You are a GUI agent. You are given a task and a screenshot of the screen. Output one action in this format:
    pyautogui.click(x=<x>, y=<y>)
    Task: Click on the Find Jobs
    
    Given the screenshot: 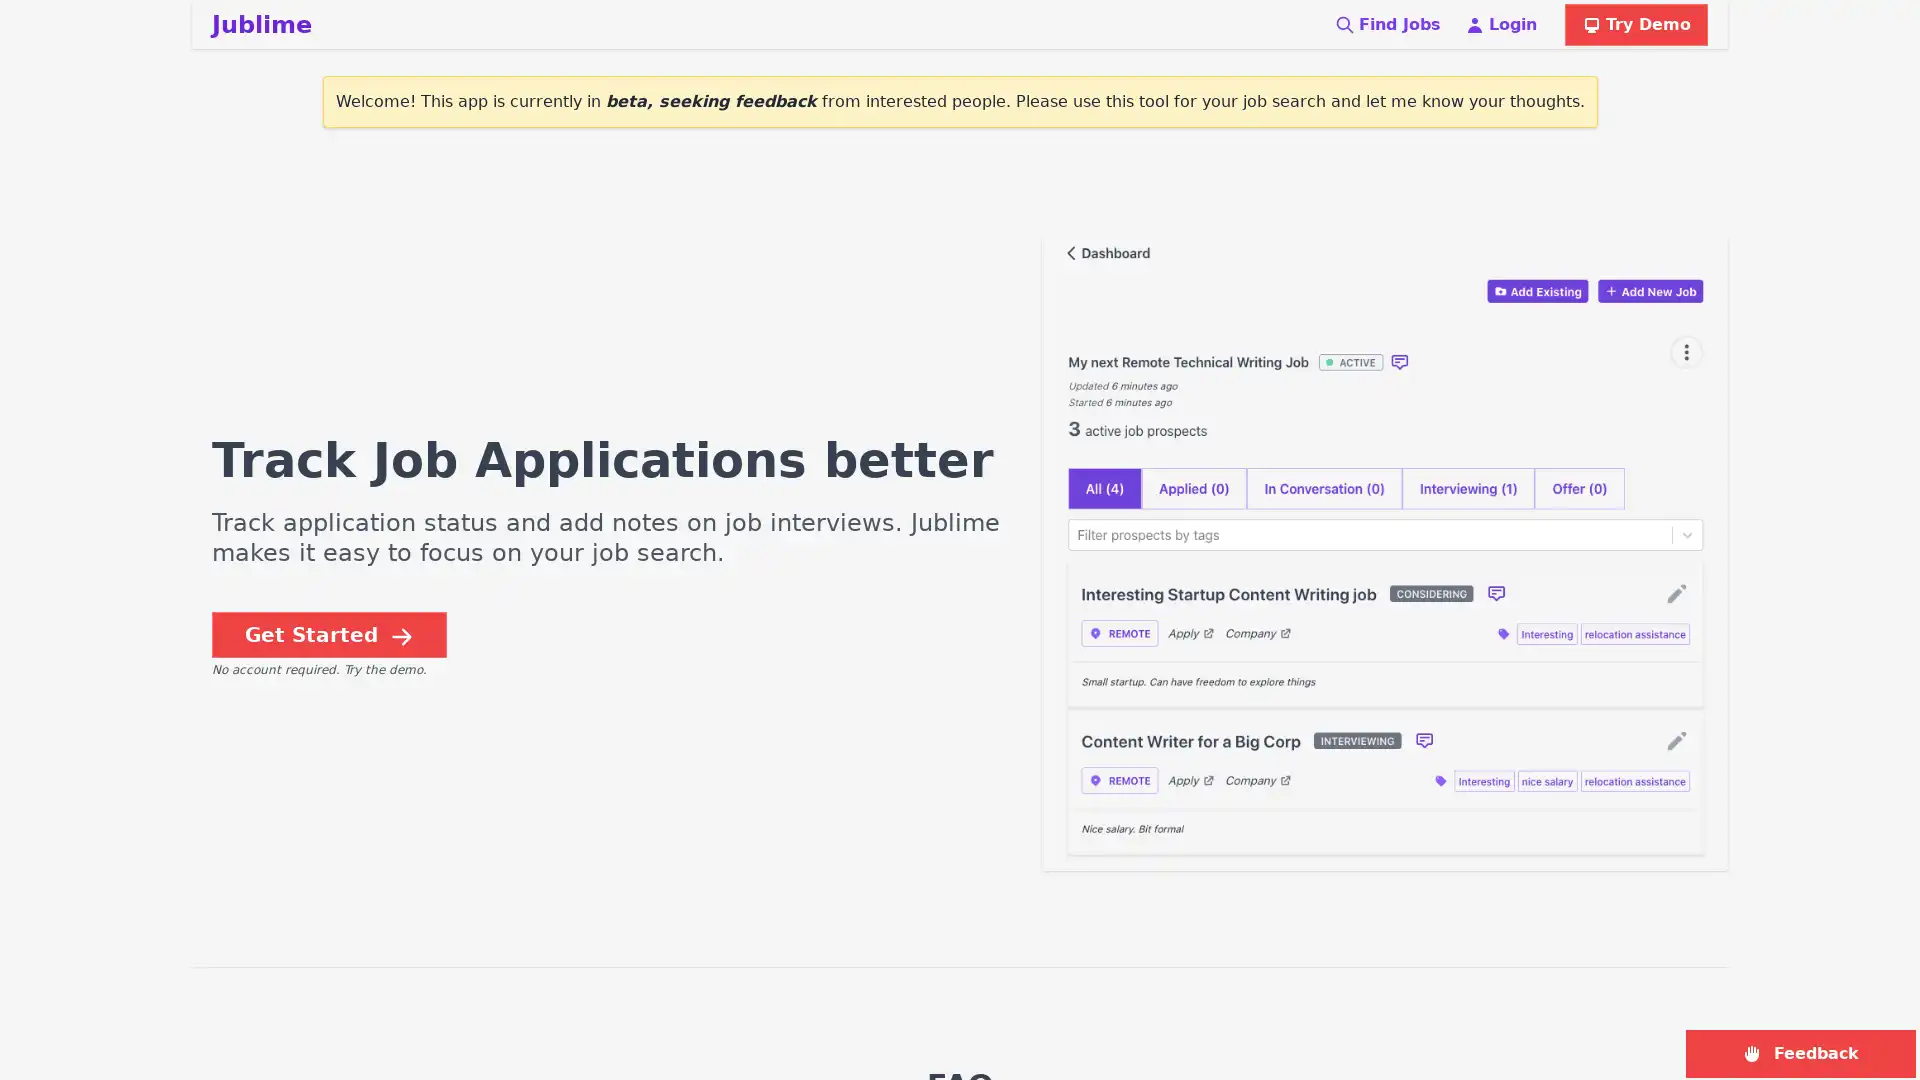 What is the action you would take?
    pyautogui.click(x=1386, y=24)
    